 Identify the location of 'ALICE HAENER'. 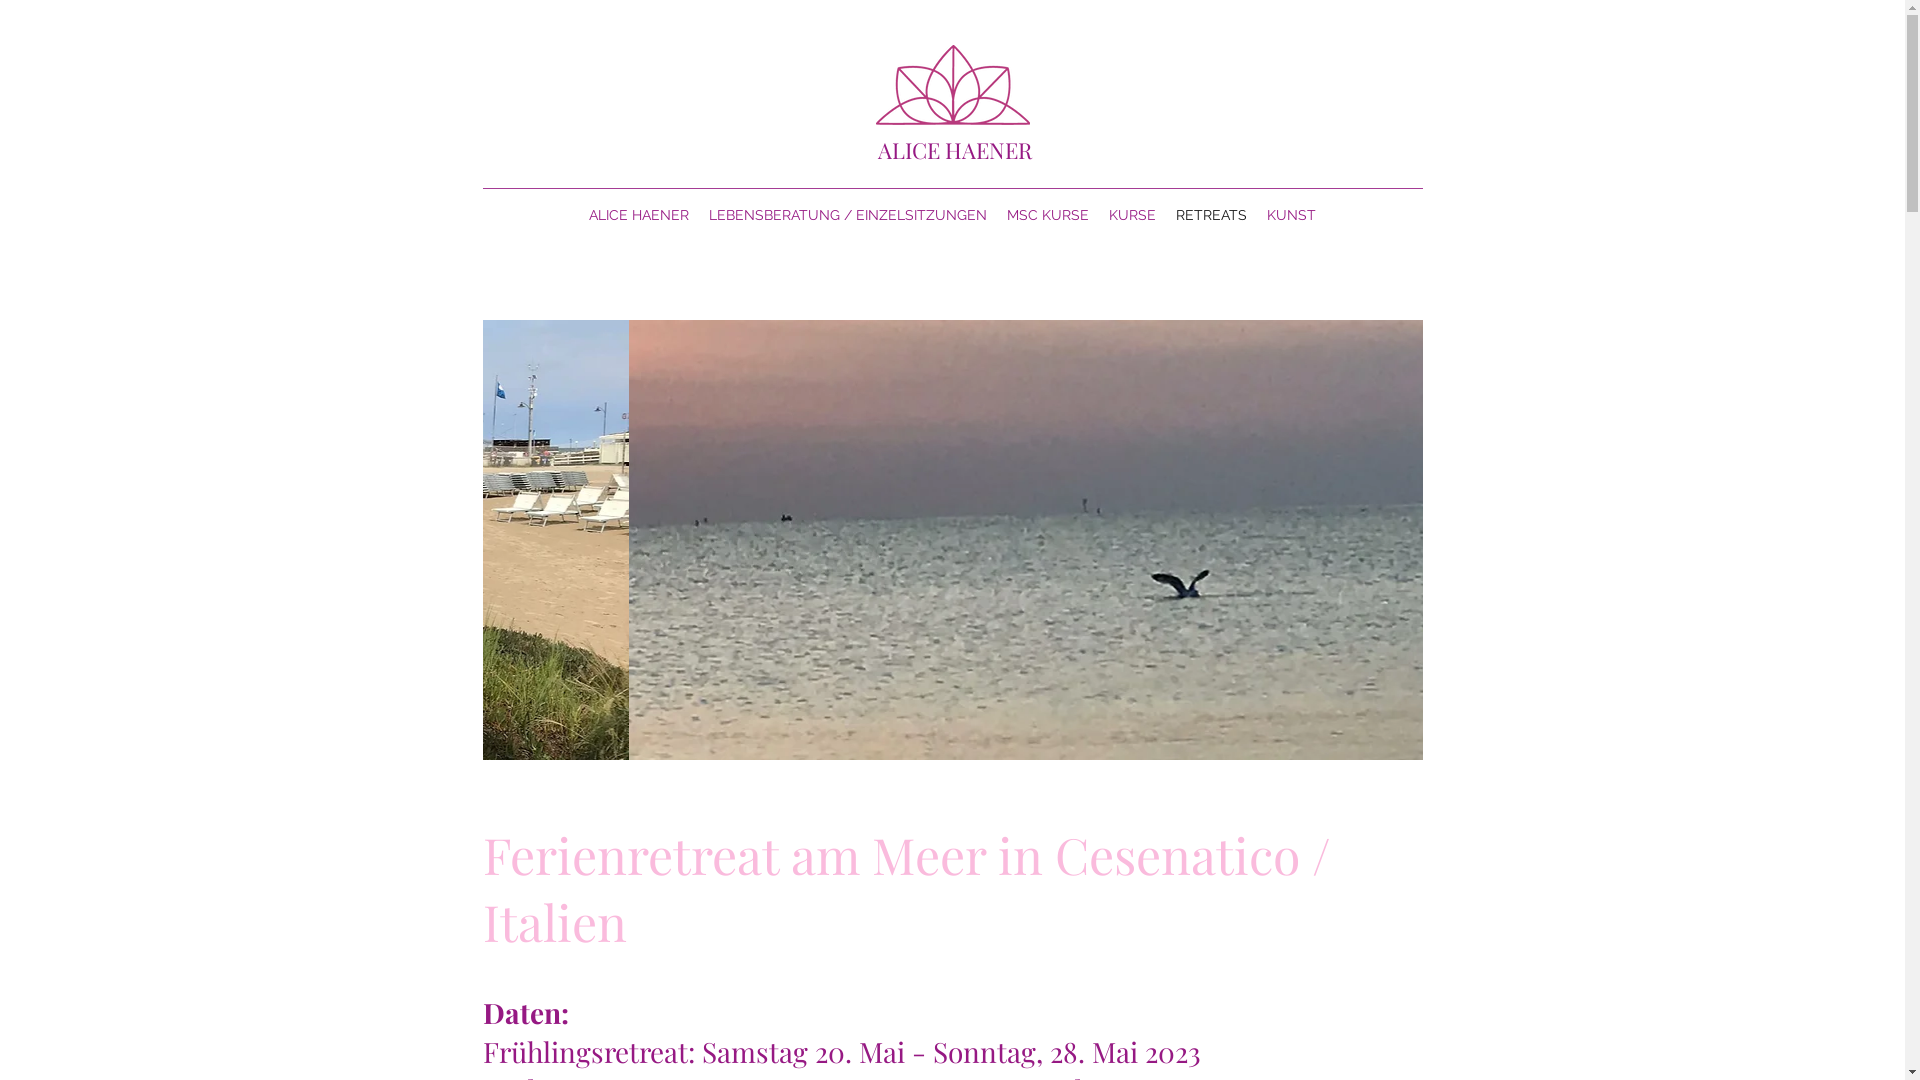
(637, 215).